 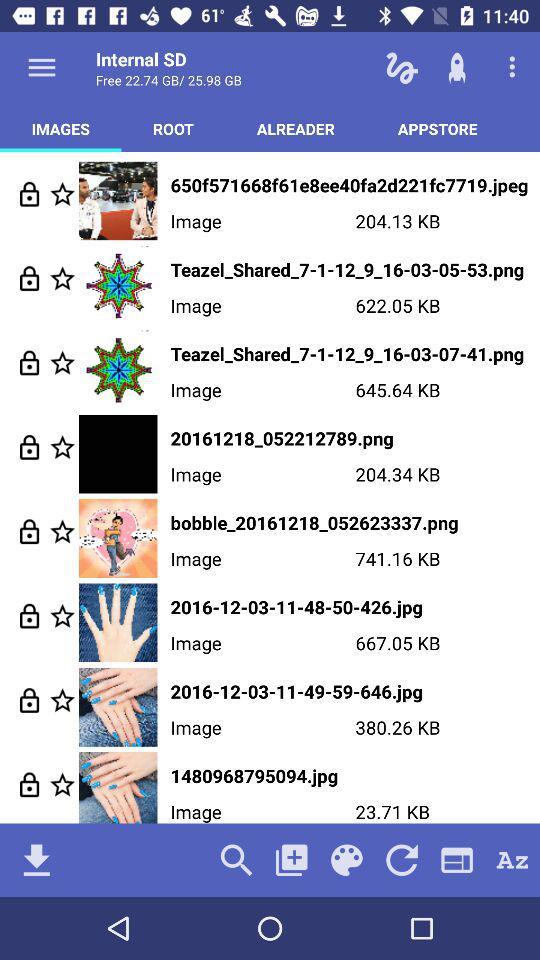 I want to click on puts as favorites, so click(x=62, y=784).